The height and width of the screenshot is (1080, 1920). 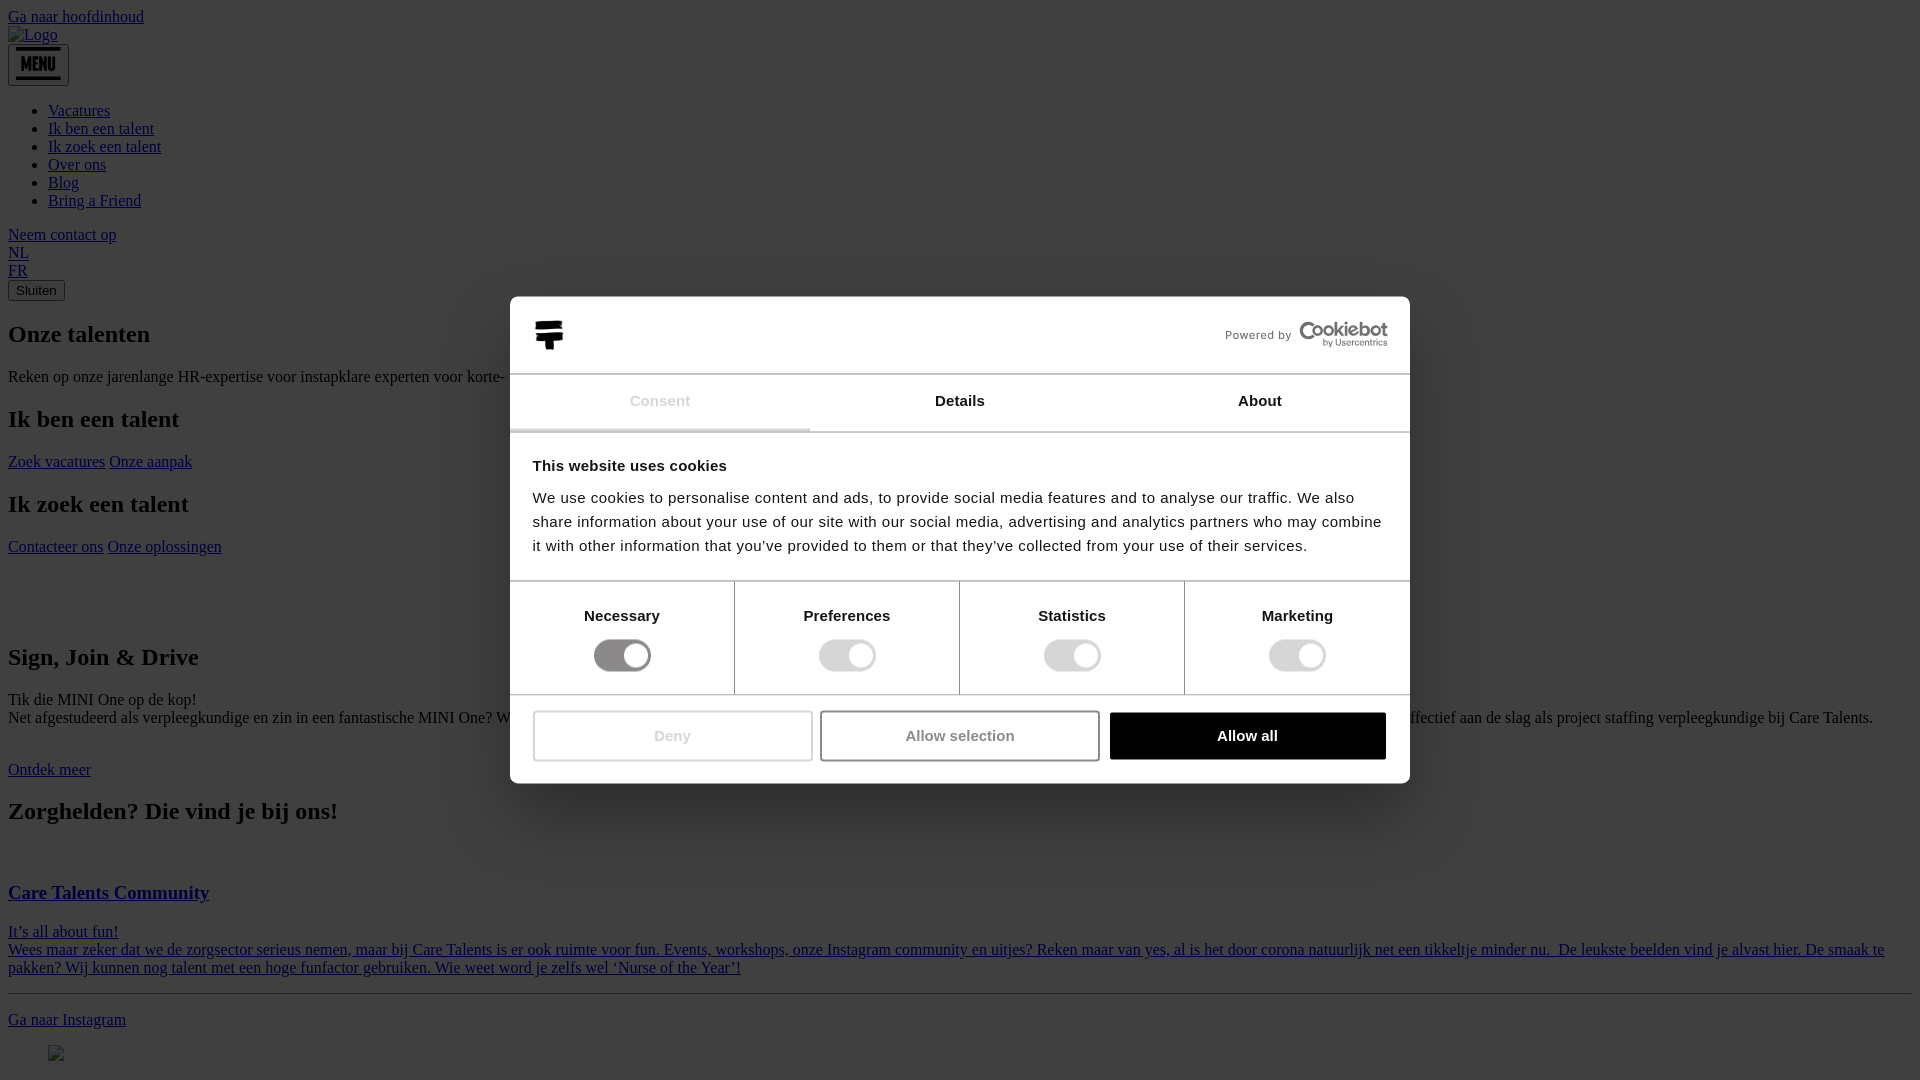 What do you see at coordinates (8, 290) in the screenshot?
I see `'Sluiten'` at bounding box center [8, 290].